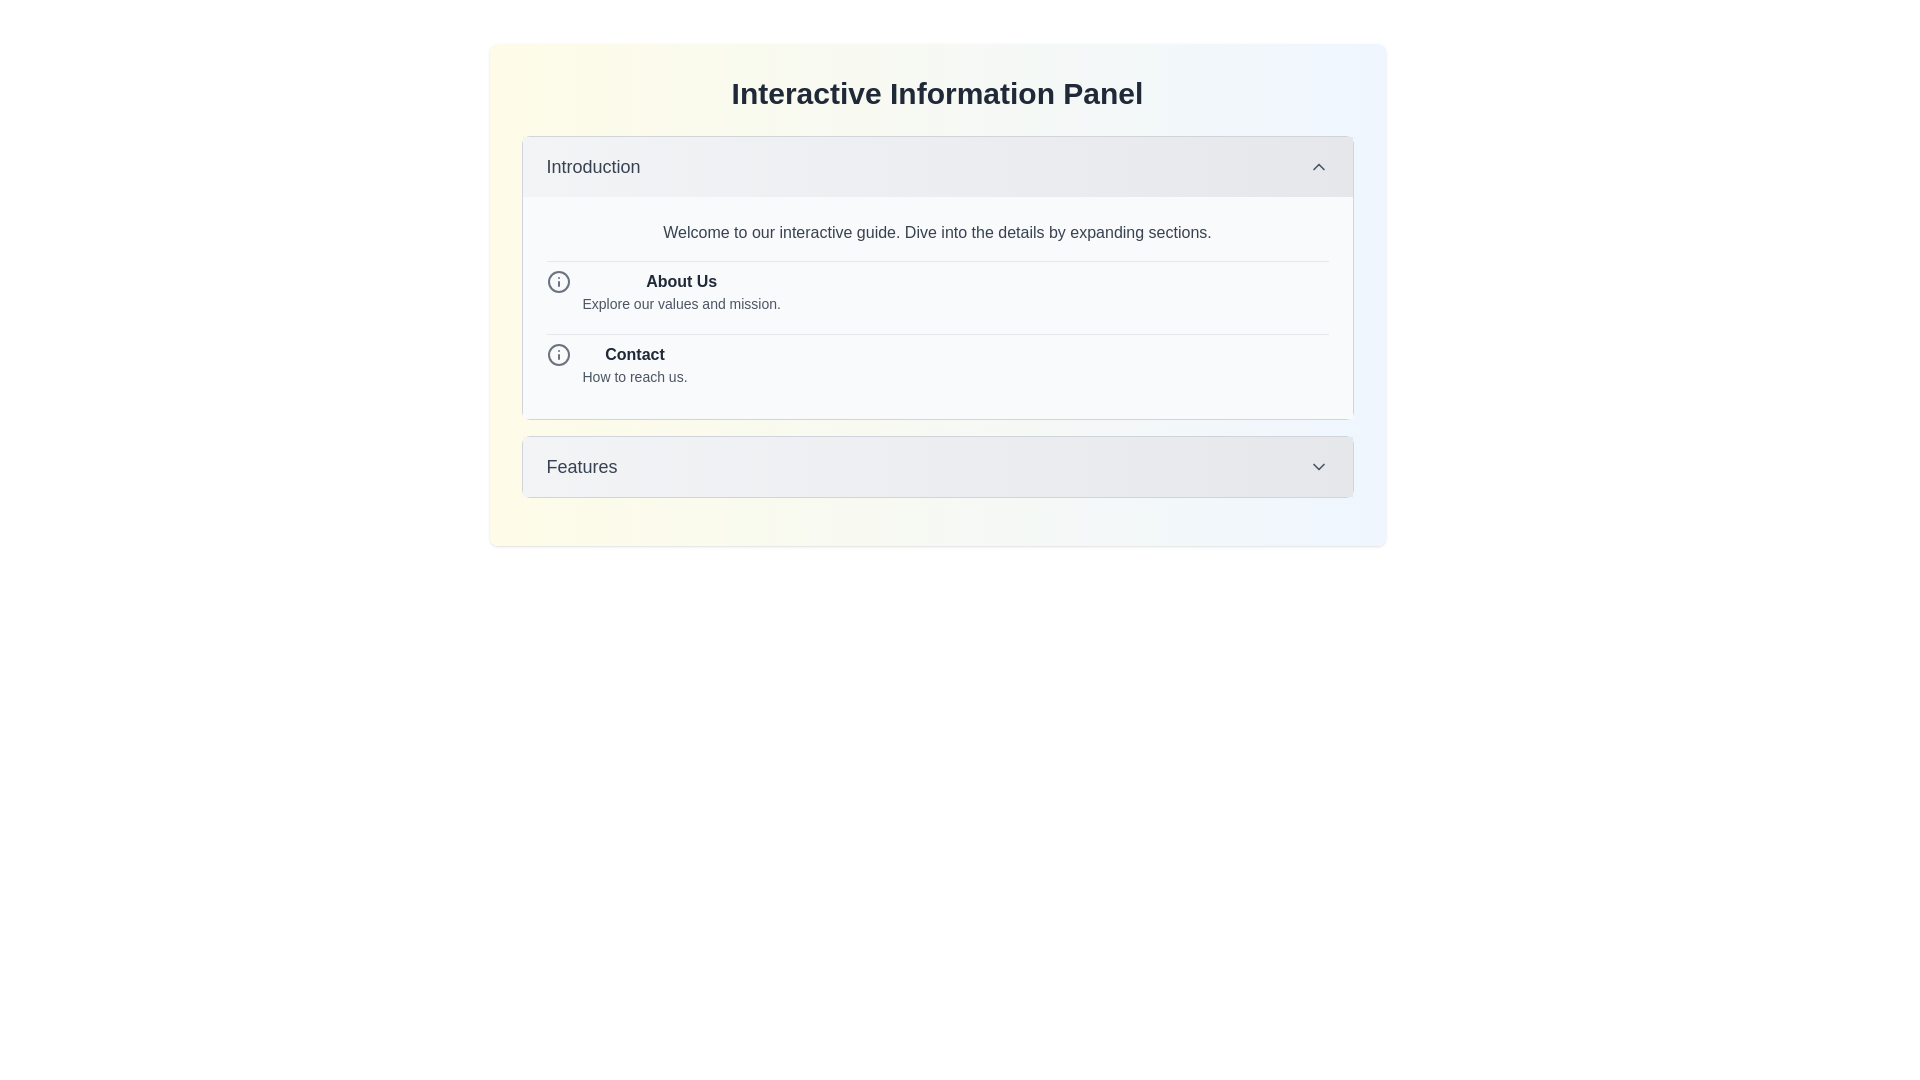 The height and width of the screenshot is (1080, 1920). Describe the element at coordinates (1318, 466) in the screenshot. I see `the downward-facing gray chevron icon next to the 'Features' label to trigger the tooltip effect` at that location.